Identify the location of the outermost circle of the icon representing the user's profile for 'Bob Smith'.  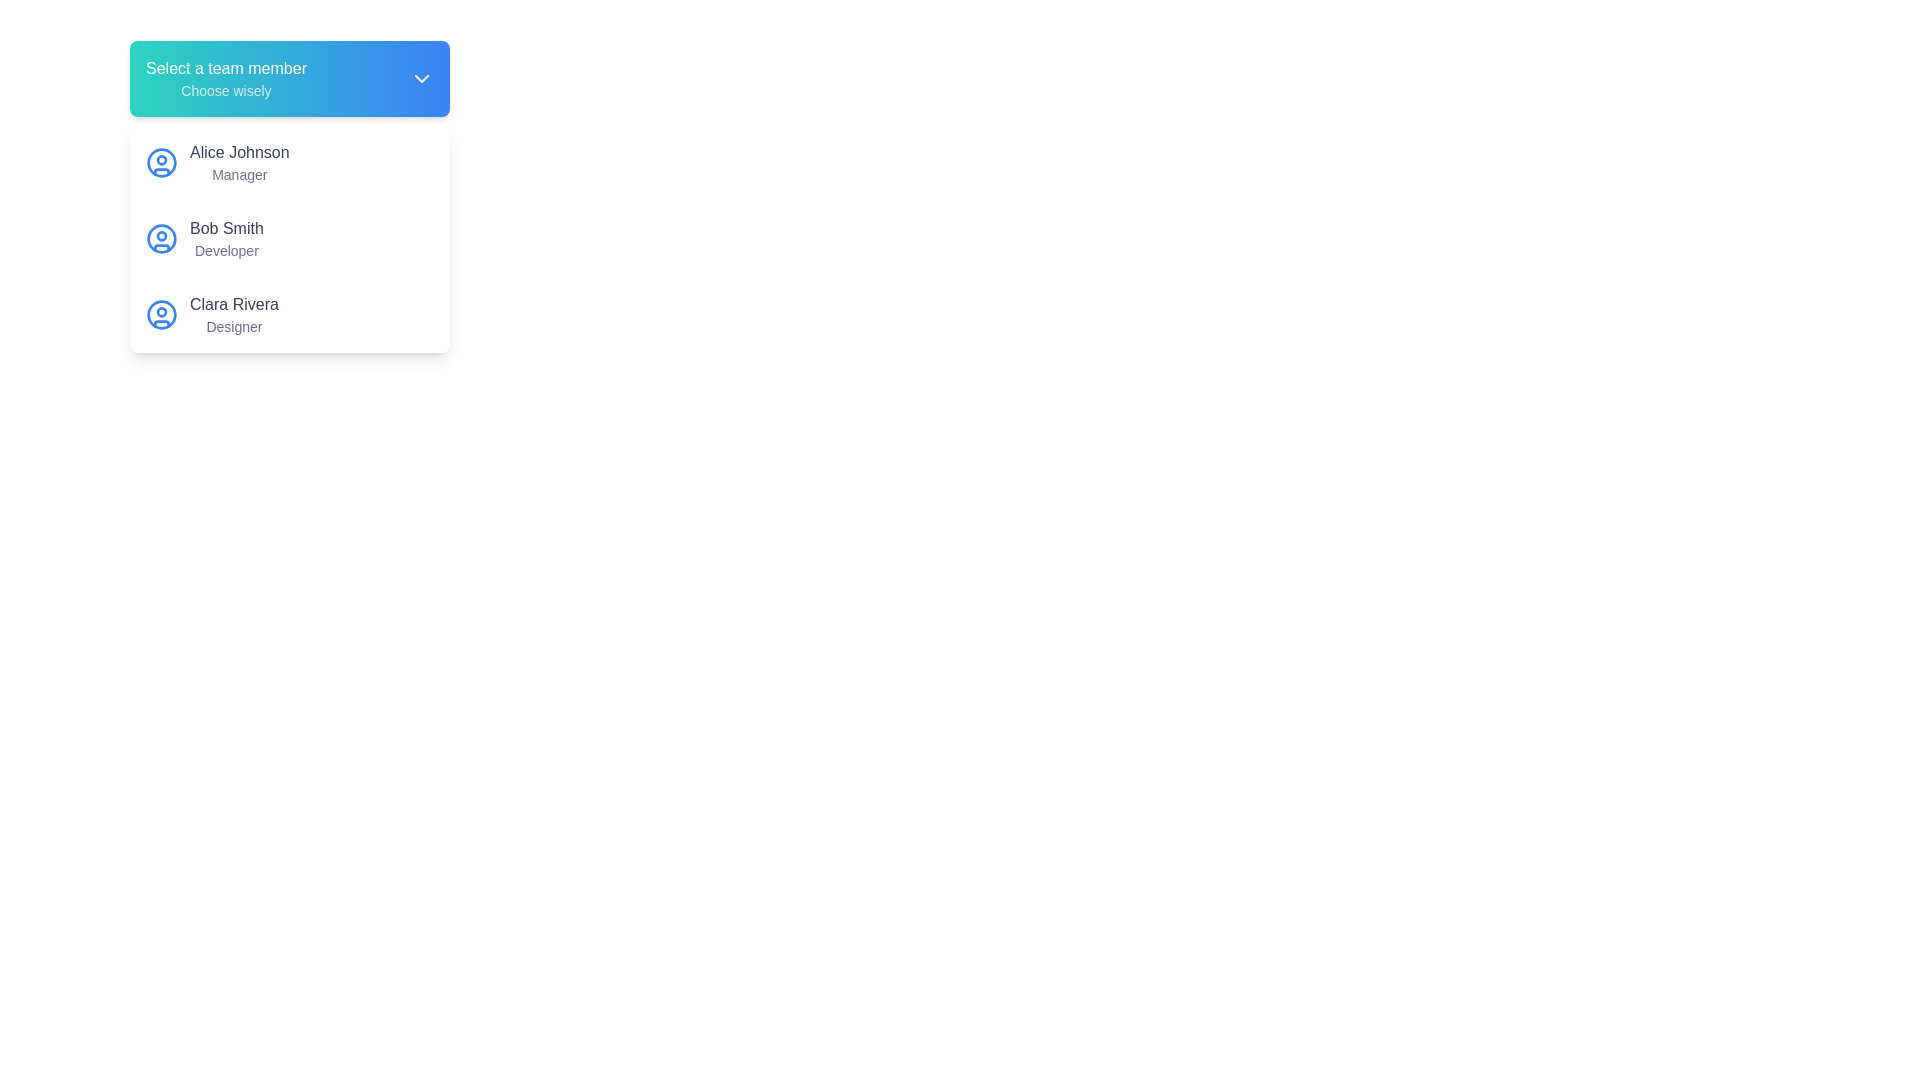
(162, 238).